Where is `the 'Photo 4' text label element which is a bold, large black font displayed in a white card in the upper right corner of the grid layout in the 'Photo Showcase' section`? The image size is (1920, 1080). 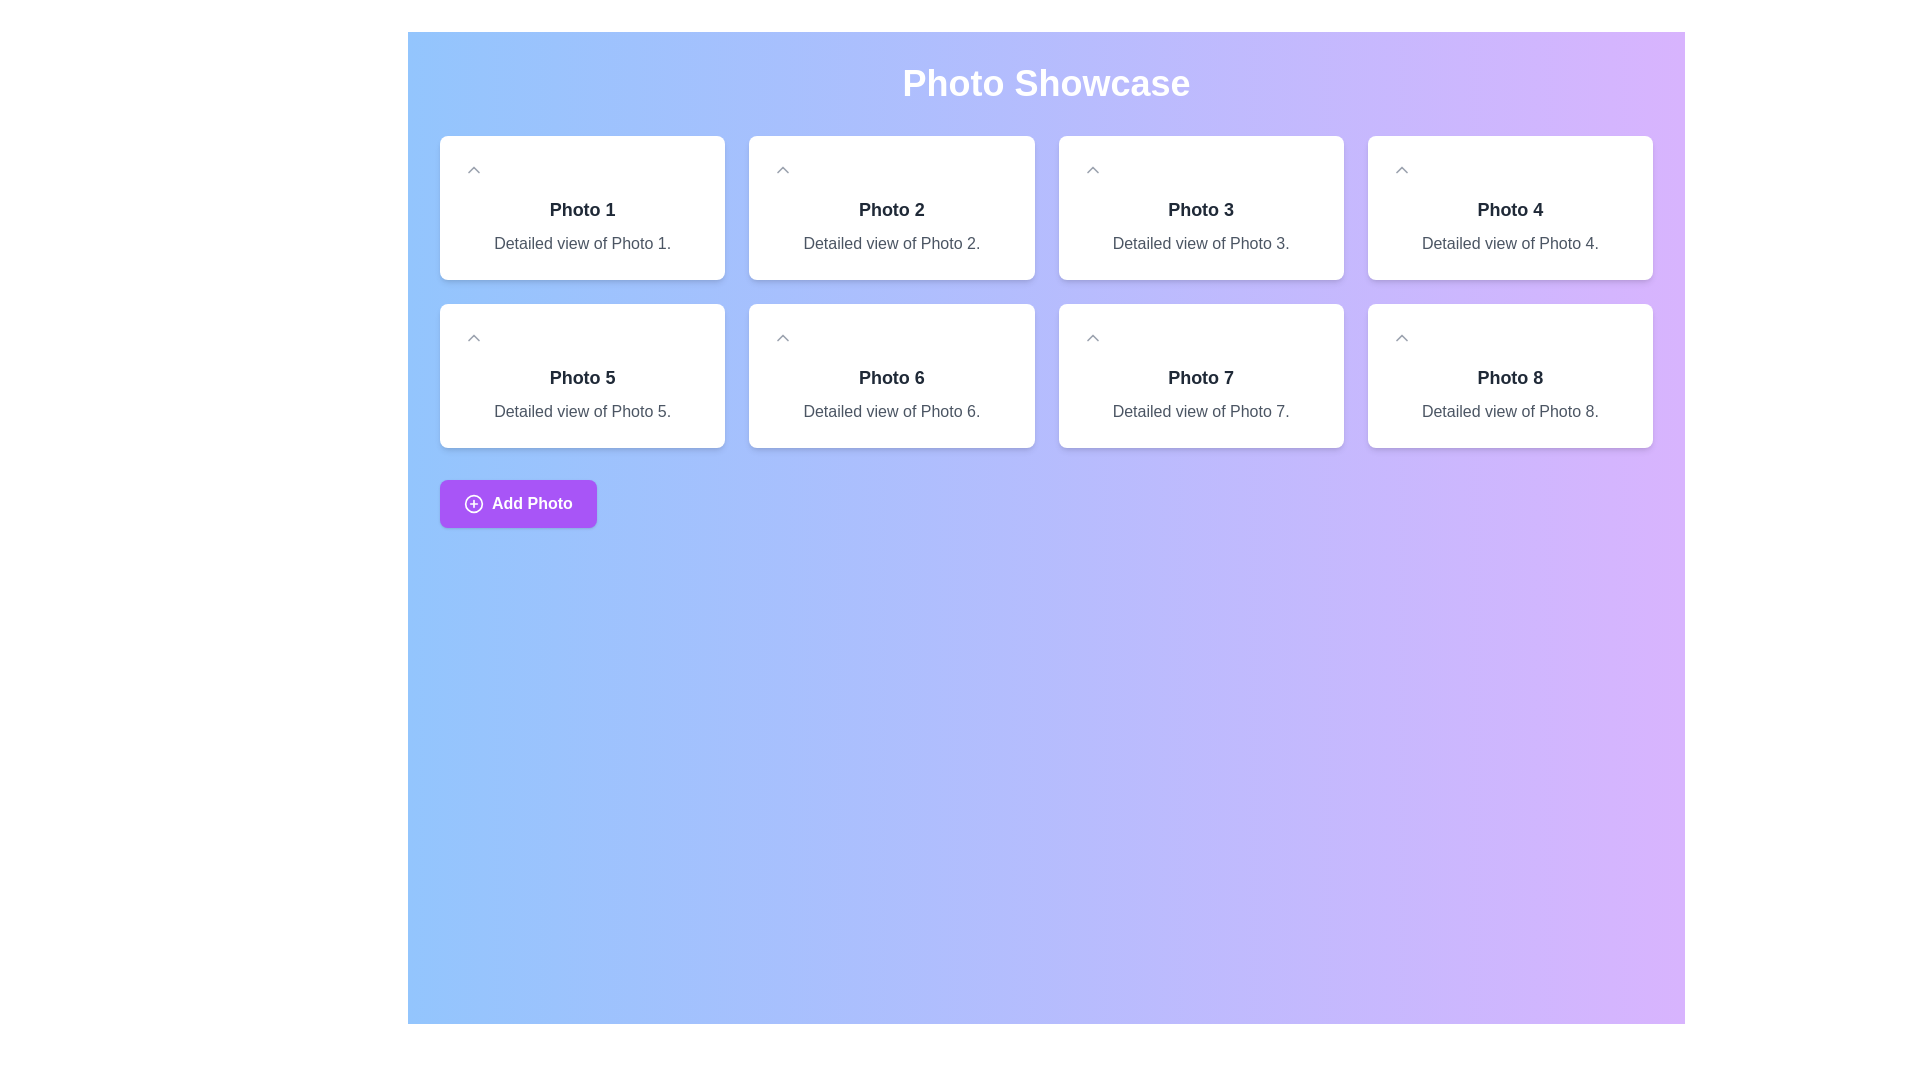 the 'Photo 4' text label element which is a bold, large black font displayed in a white card in the upper right corner of the grid layout in the 'Photo Showcase' section is located at coordinates (1510, 209).